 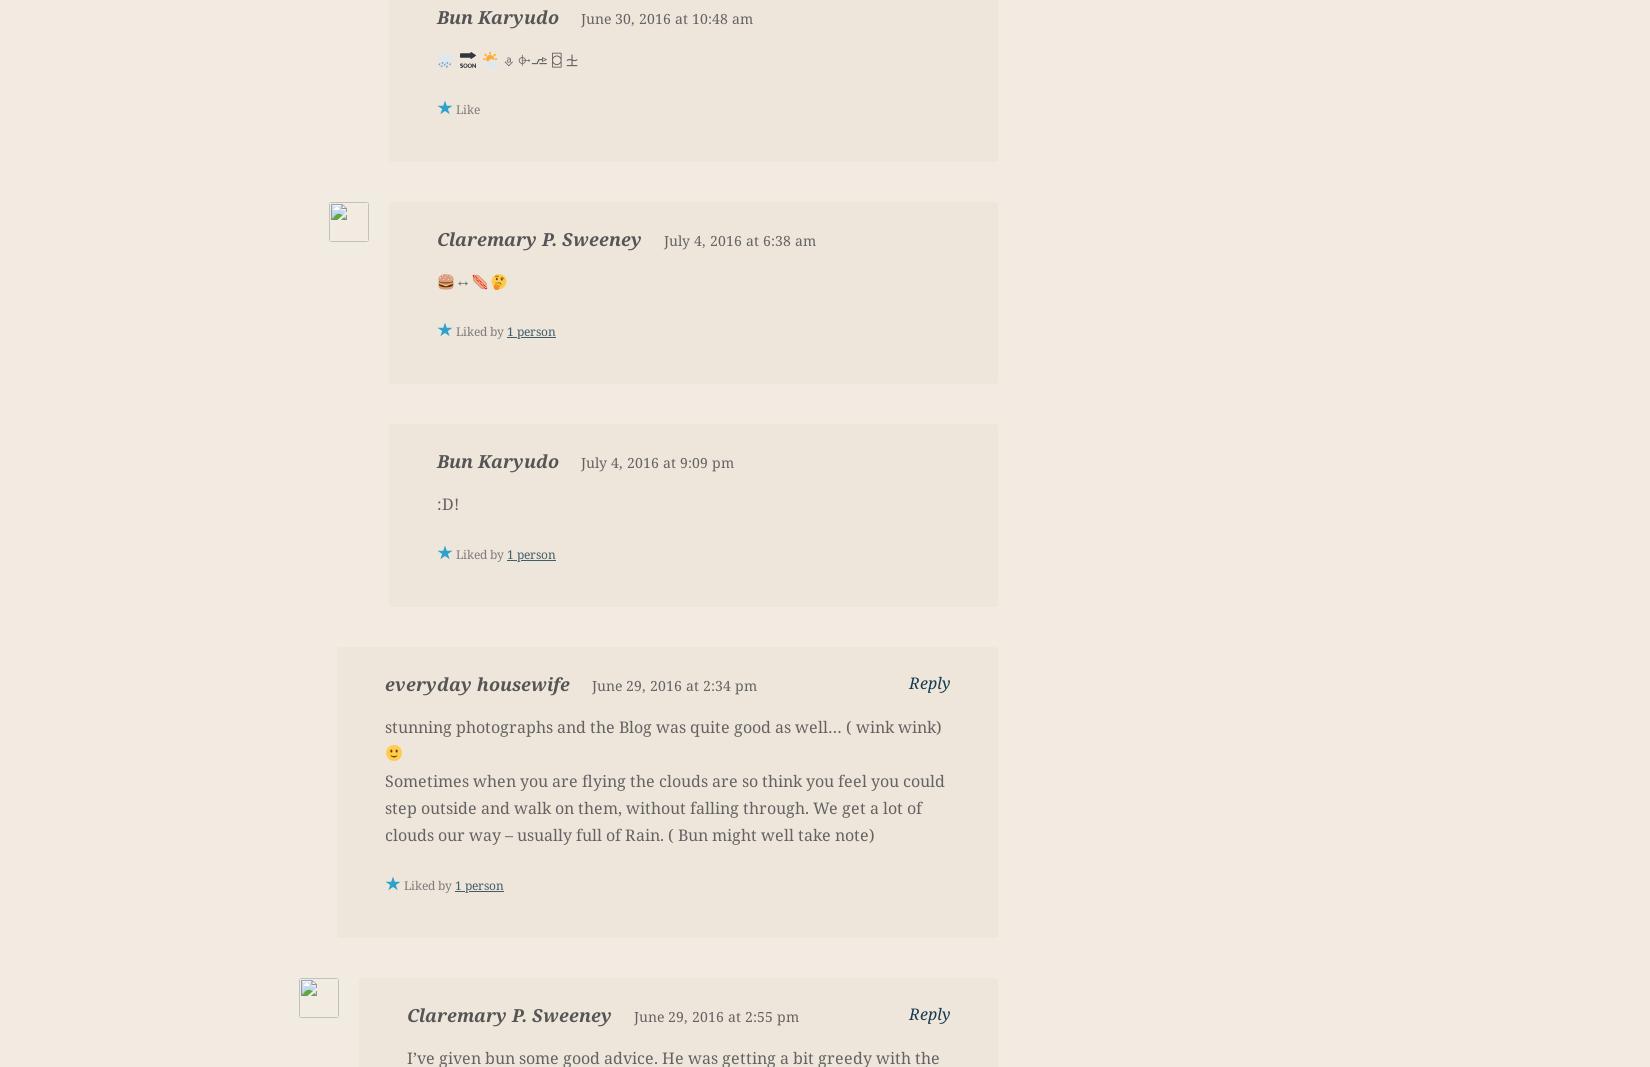 I want to click on 'stunning photographs and the Blog was quite good as well… ( wink wink)', so click(x=384, y=724).